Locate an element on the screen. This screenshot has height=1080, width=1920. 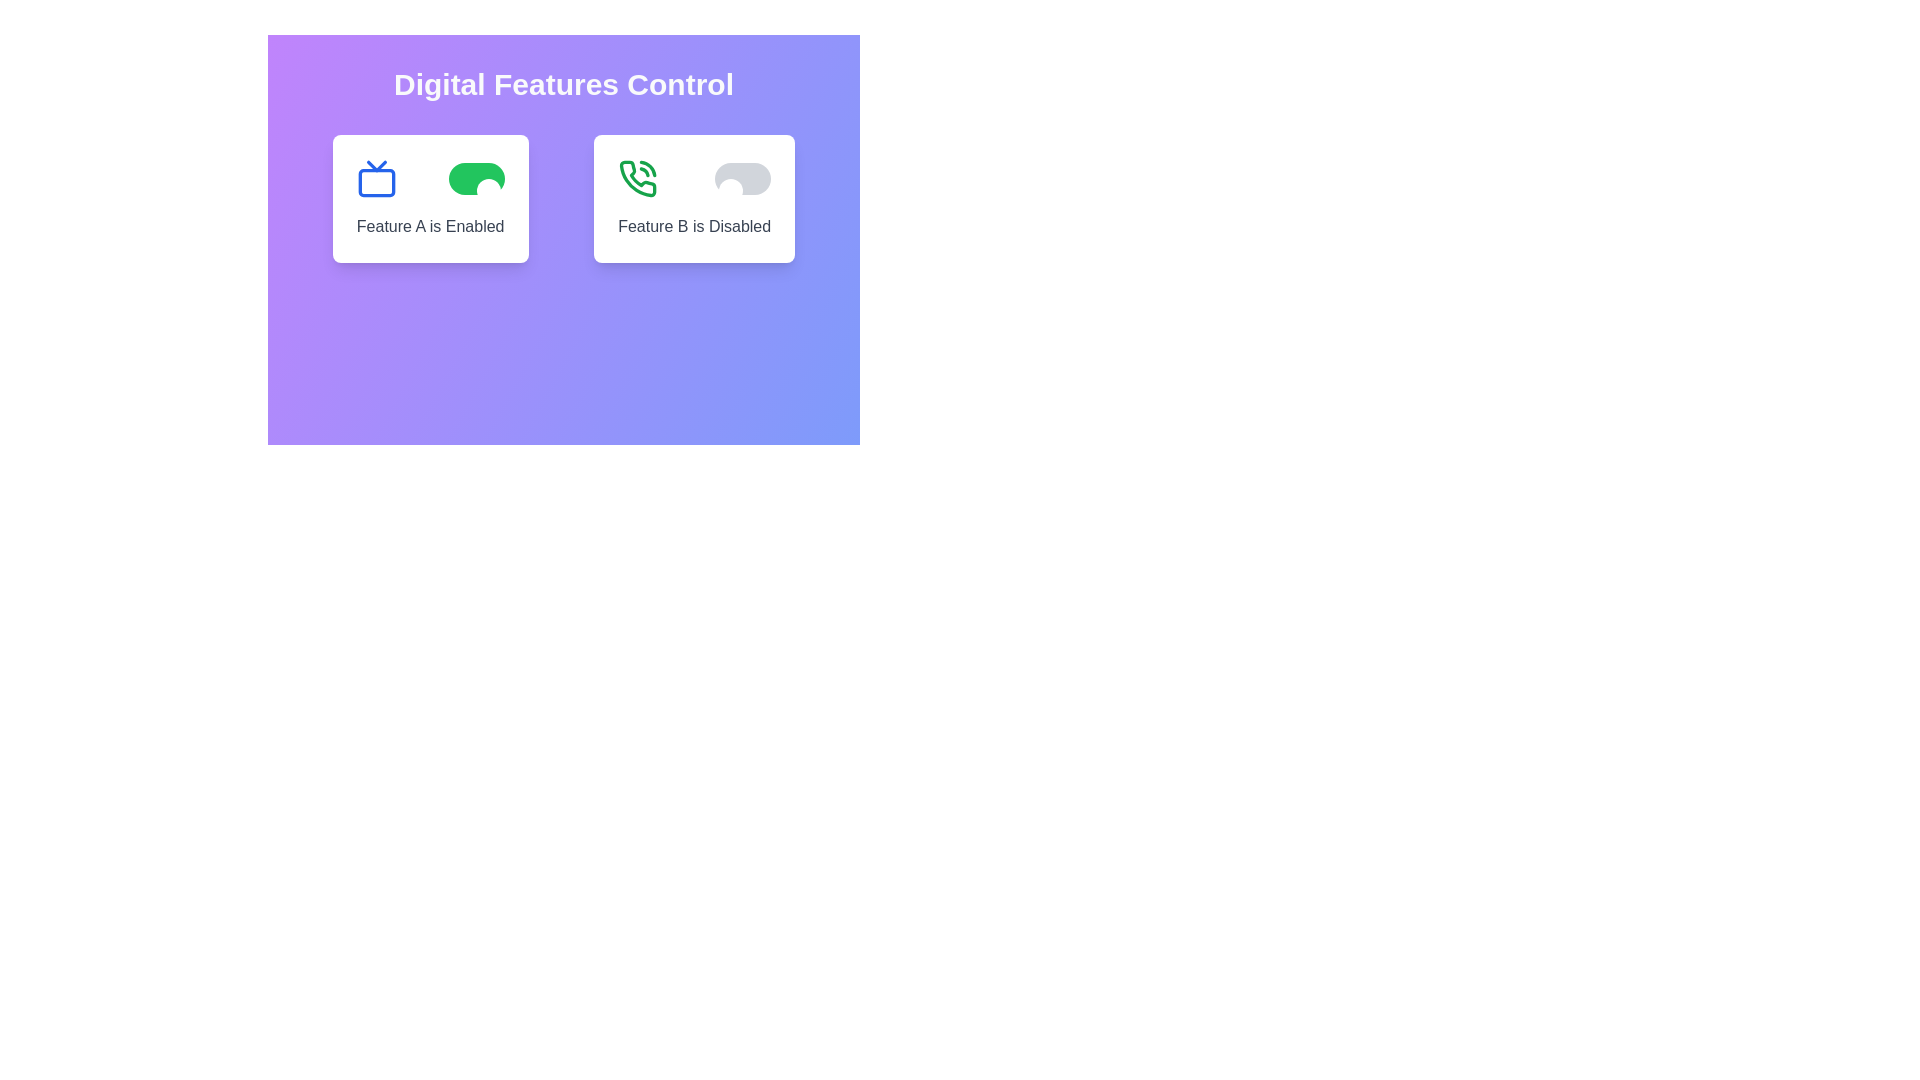
the phone call icon located within the 'Feature B is Disabled' card on the right side, which signifies call-related functionality is located at coordinates (648, 167).